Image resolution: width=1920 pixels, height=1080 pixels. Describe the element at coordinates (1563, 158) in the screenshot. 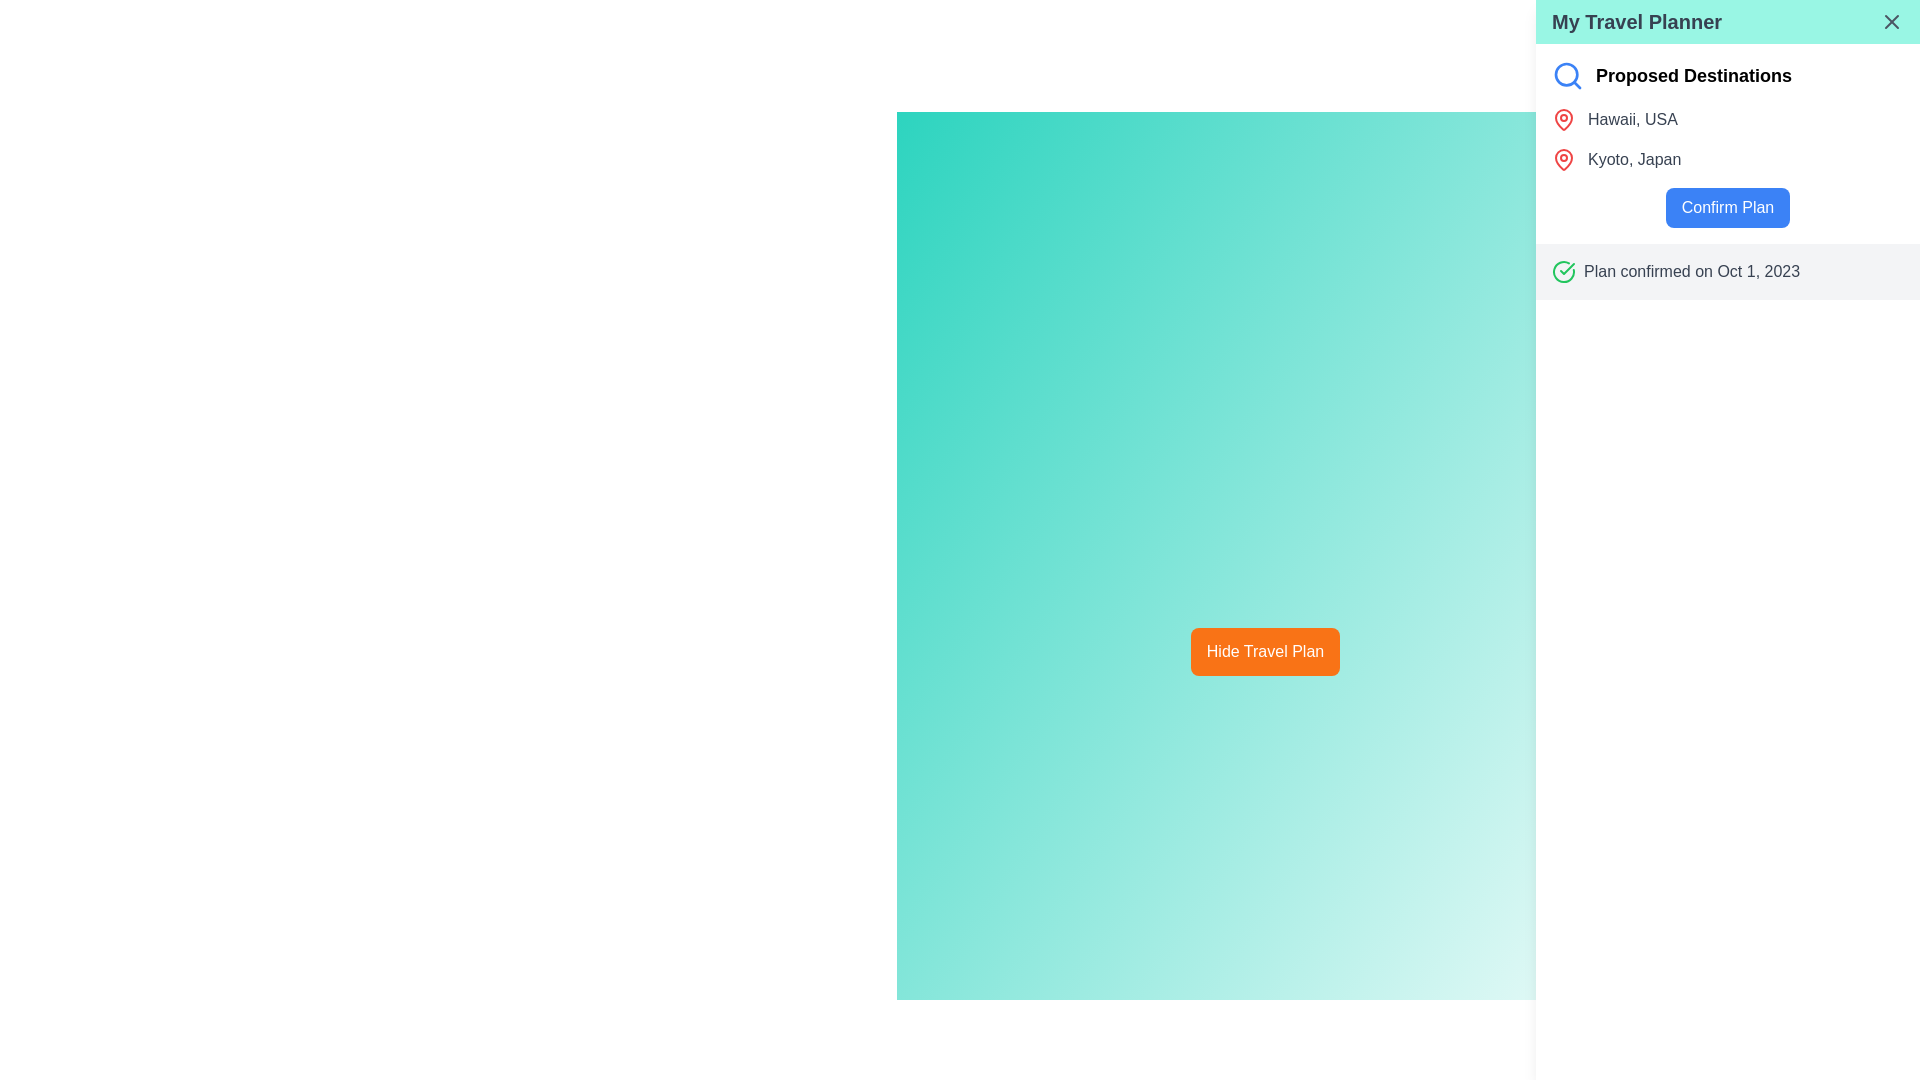

I see `the second map pin icon symbolizing the geographic location 'Kyoto, Japan' in the travel itinerary UI, located to the left of the corresponding text` at that location.